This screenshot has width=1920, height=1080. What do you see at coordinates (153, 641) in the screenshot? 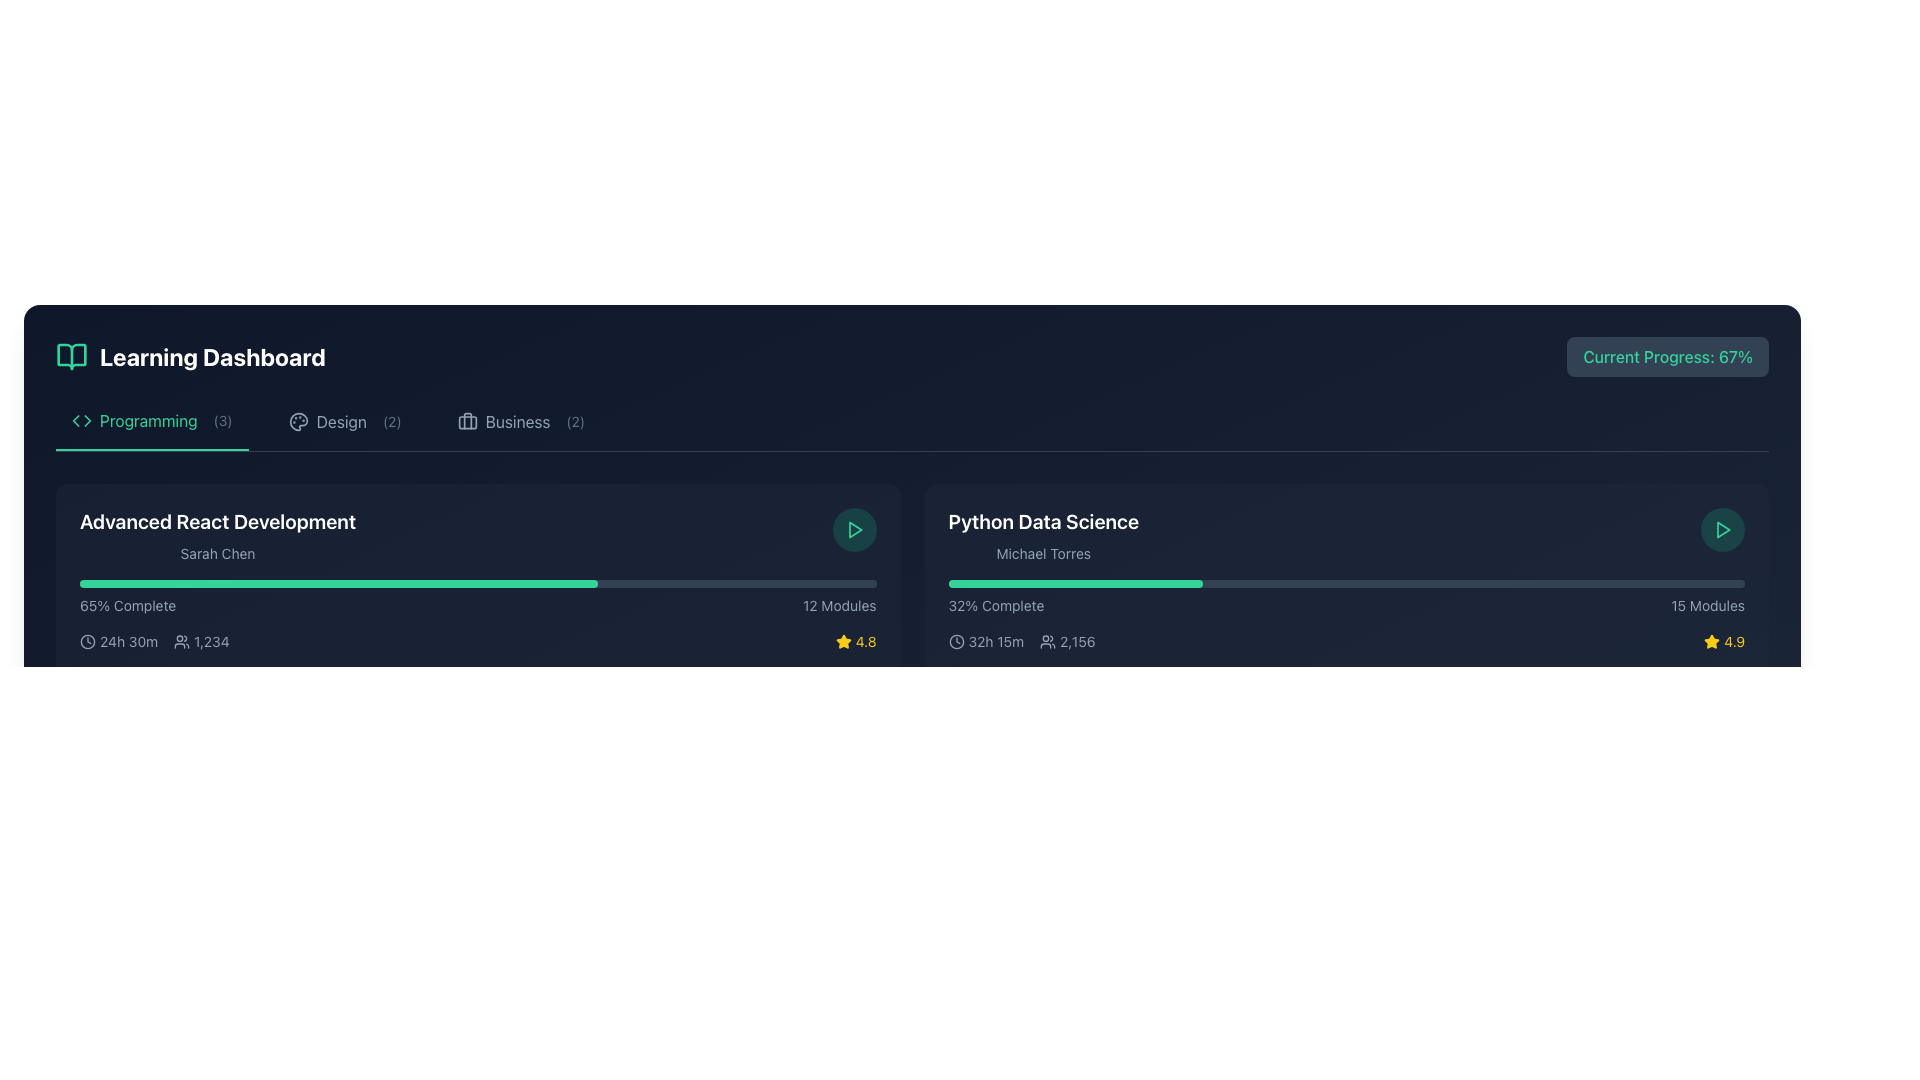
I see `the informational block displaying '24h 30m' and '1,234' within the 'Advanced React Development' course card in the Learning Dashboard` at bounding box center [153, 641].